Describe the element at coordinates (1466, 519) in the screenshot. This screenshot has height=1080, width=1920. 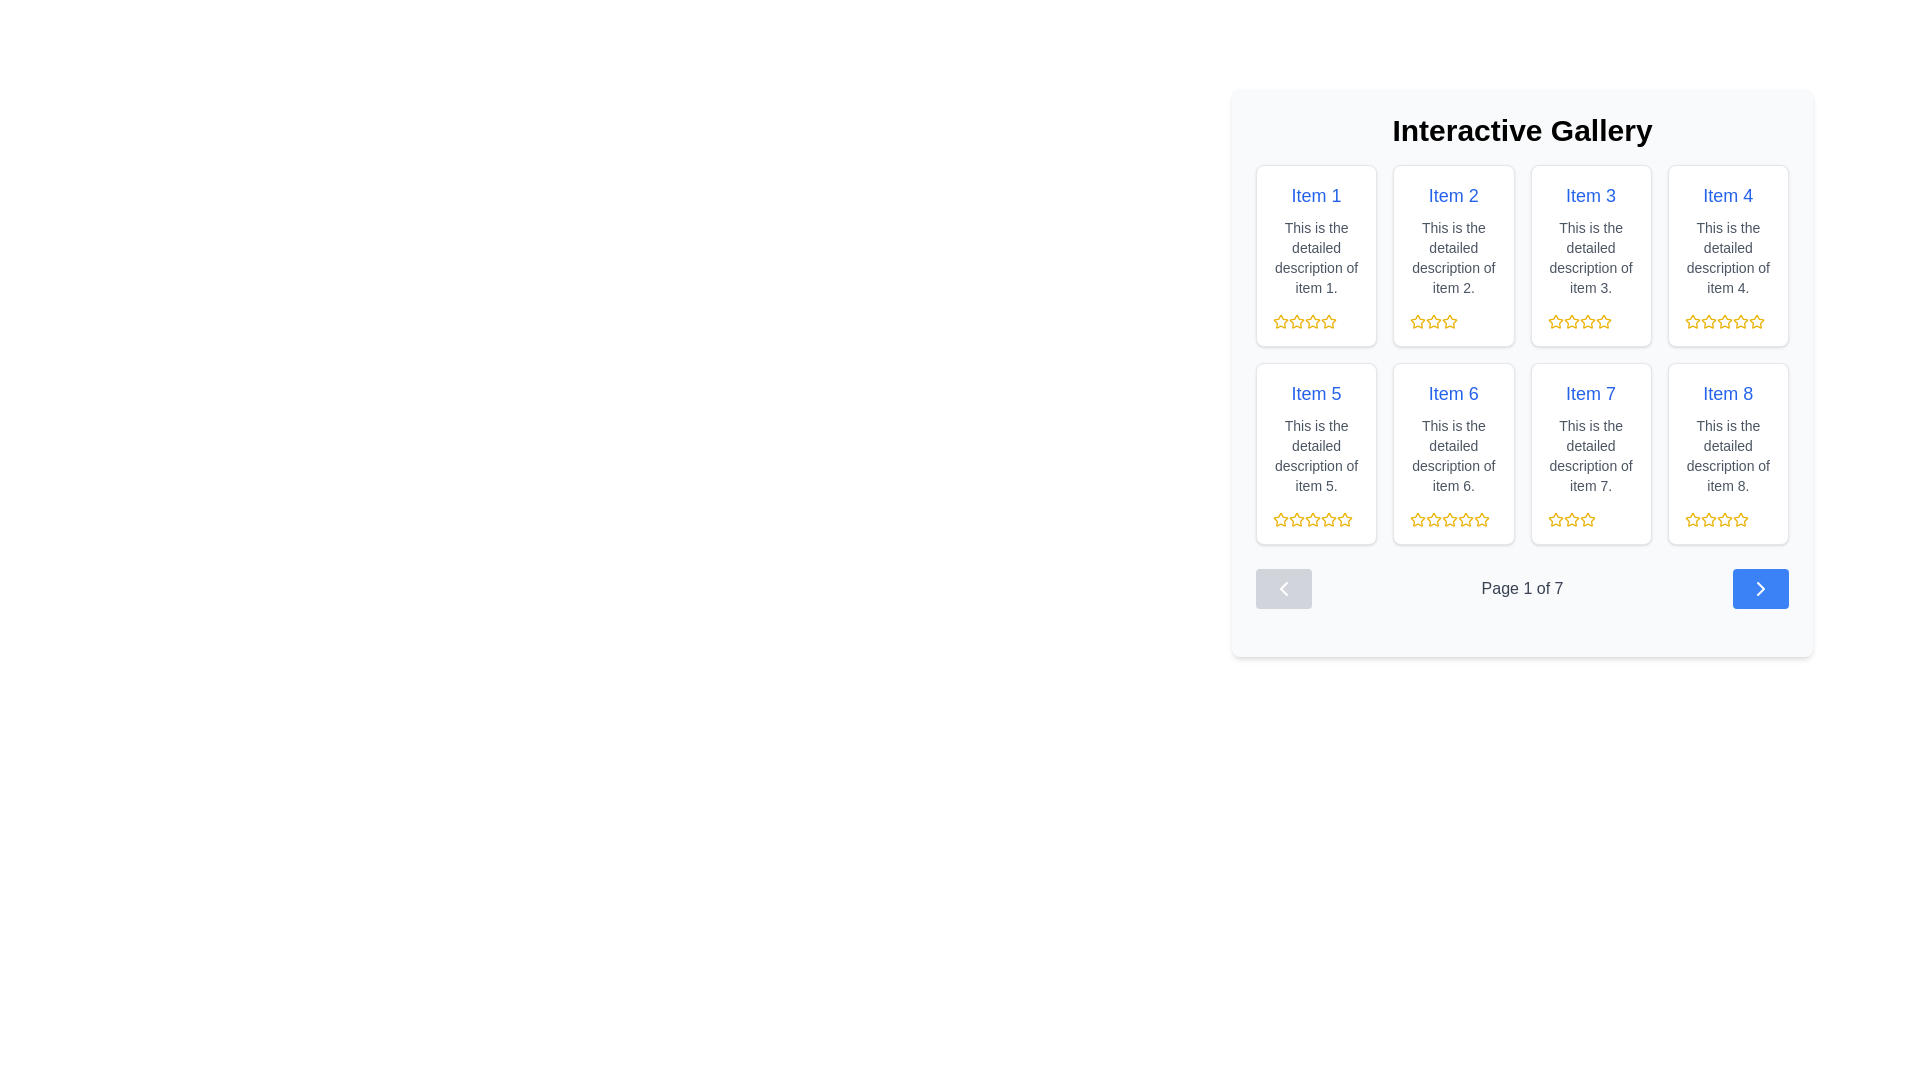
I see `the interactive star icon used for rating under 'Item 6', which is the fifth star in the rating section` at that location.